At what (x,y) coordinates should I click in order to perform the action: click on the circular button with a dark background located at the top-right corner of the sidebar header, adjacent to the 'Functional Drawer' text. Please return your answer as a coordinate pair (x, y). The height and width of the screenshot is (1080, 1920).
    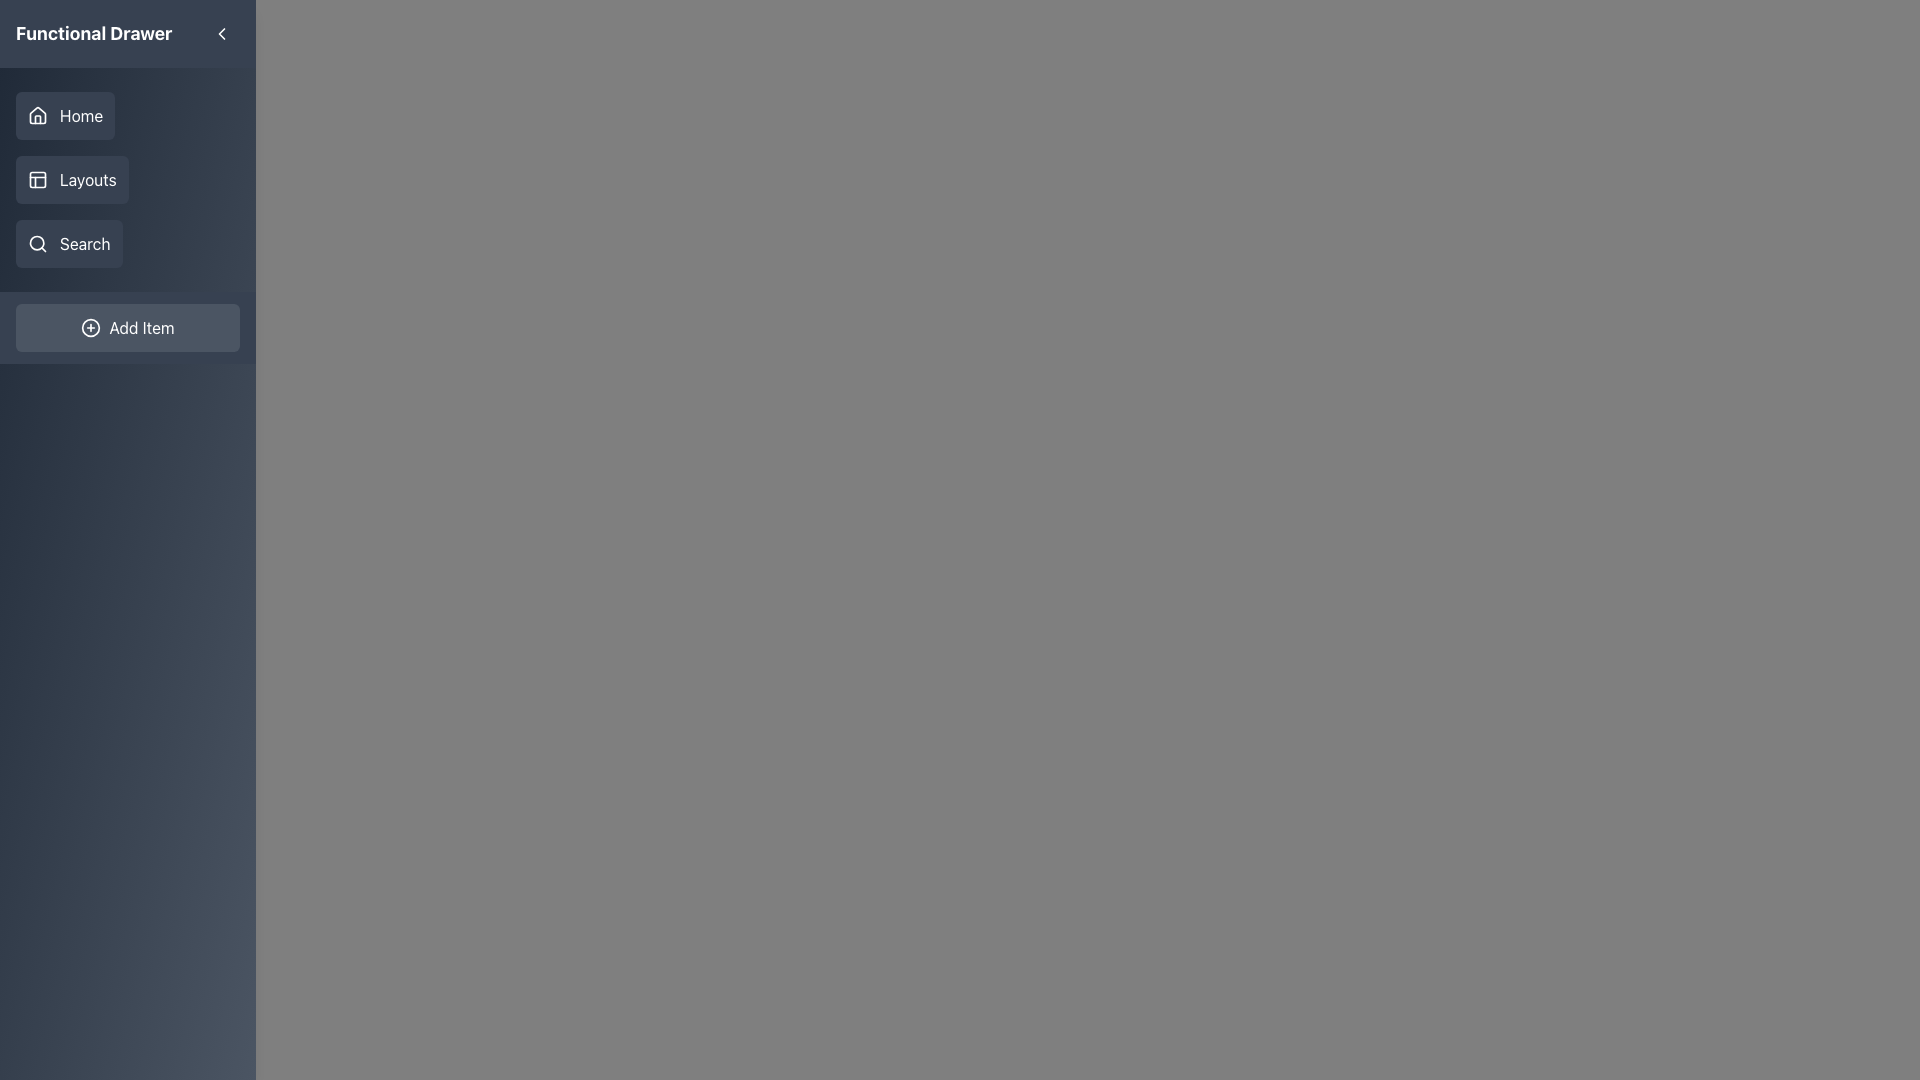
    Looking at the image, I should click on (221, 34).